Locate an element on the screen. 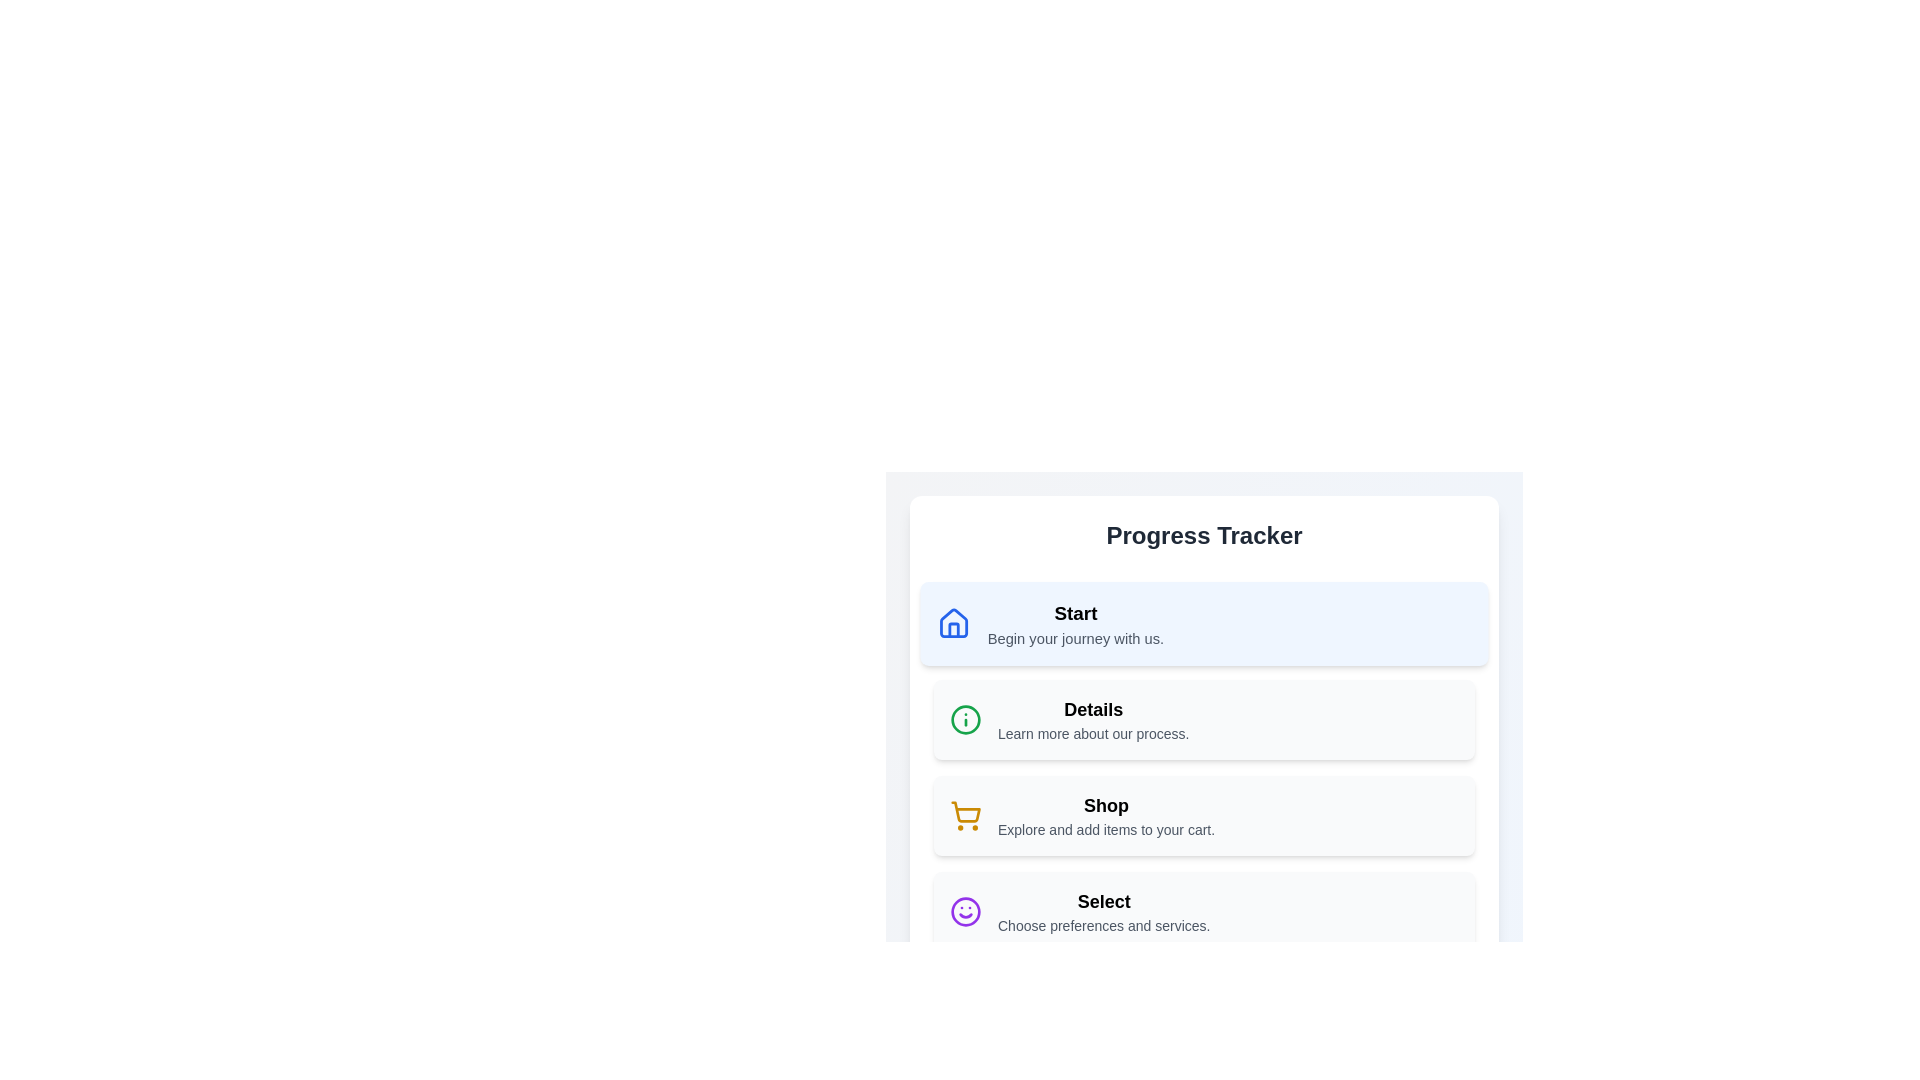 This screenshot has width=1920, height=1080. the blue house icon located to the left of the text 'Start' in the 'Progress Tracker' section is located at coordinates (953, 623).